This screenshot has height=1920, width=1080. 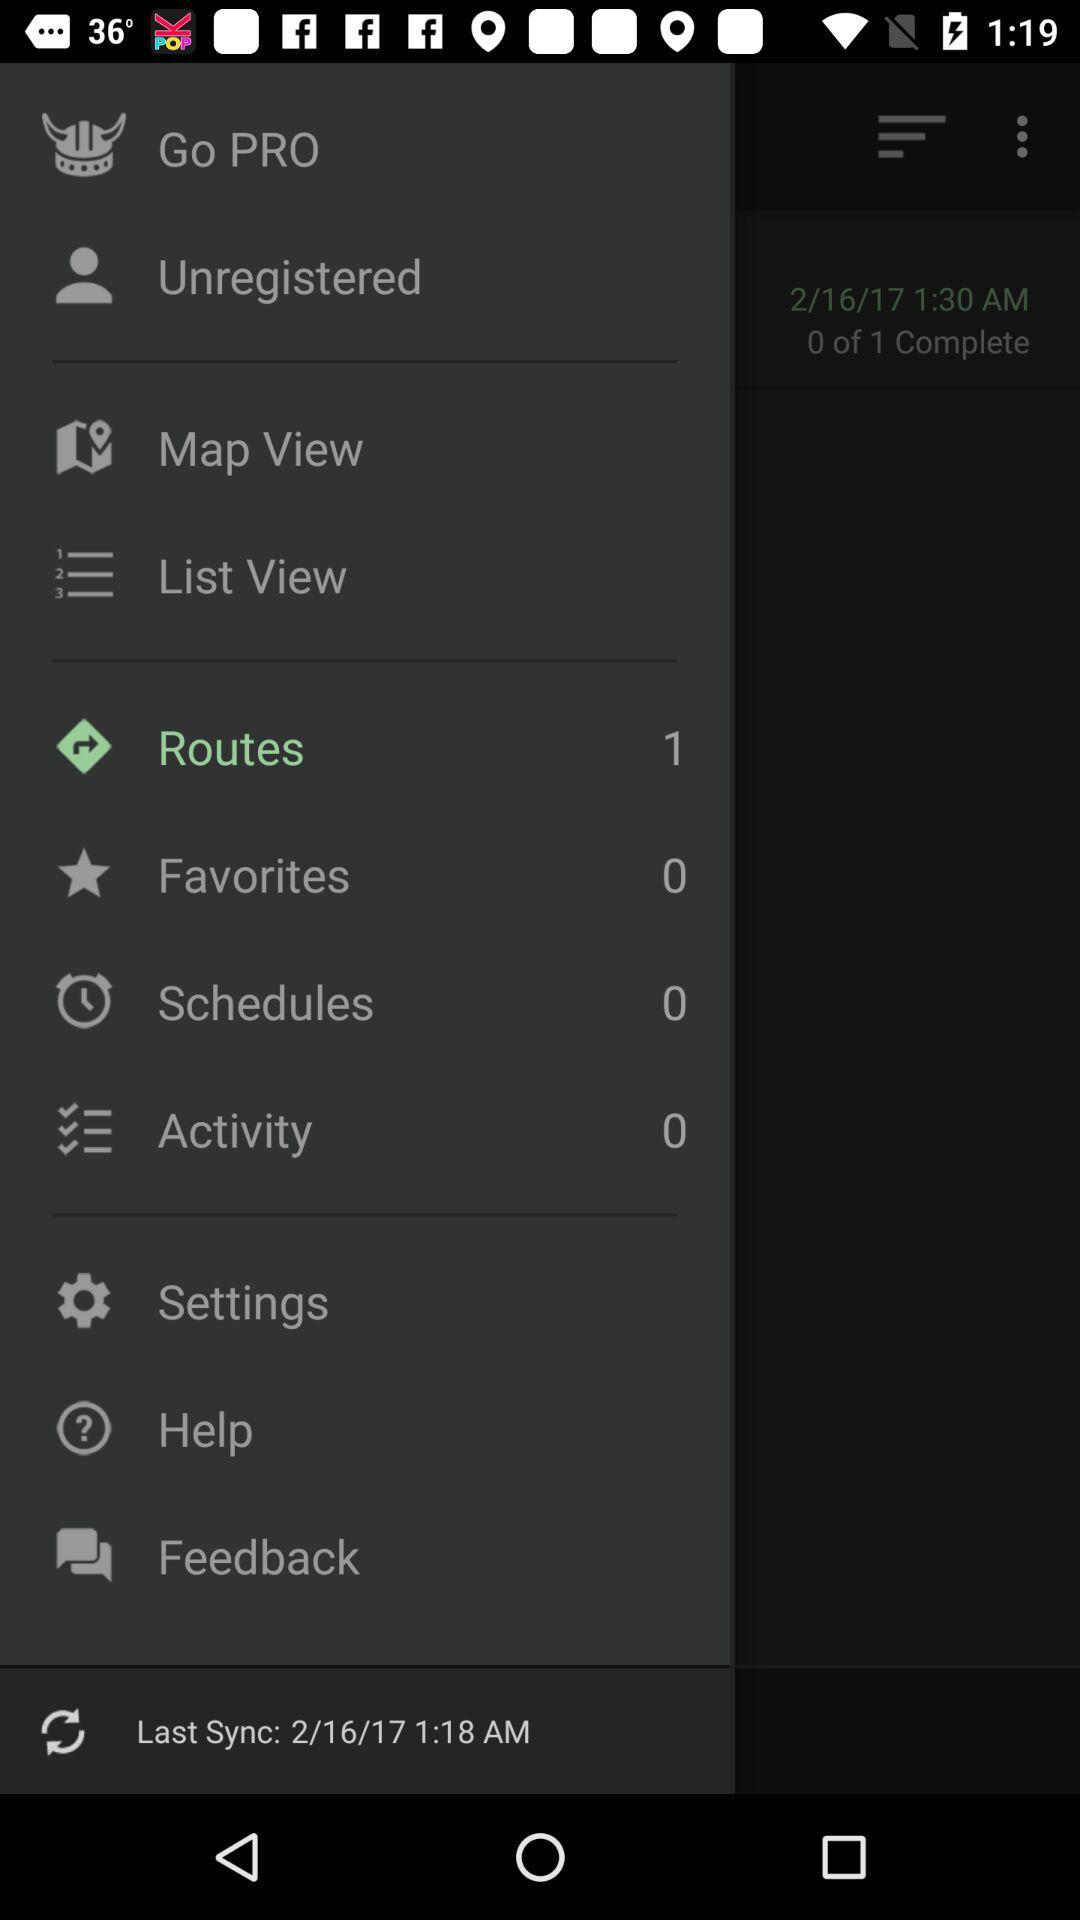 I want to click on icon to the left of the 0, so click(x=404, y=1129).